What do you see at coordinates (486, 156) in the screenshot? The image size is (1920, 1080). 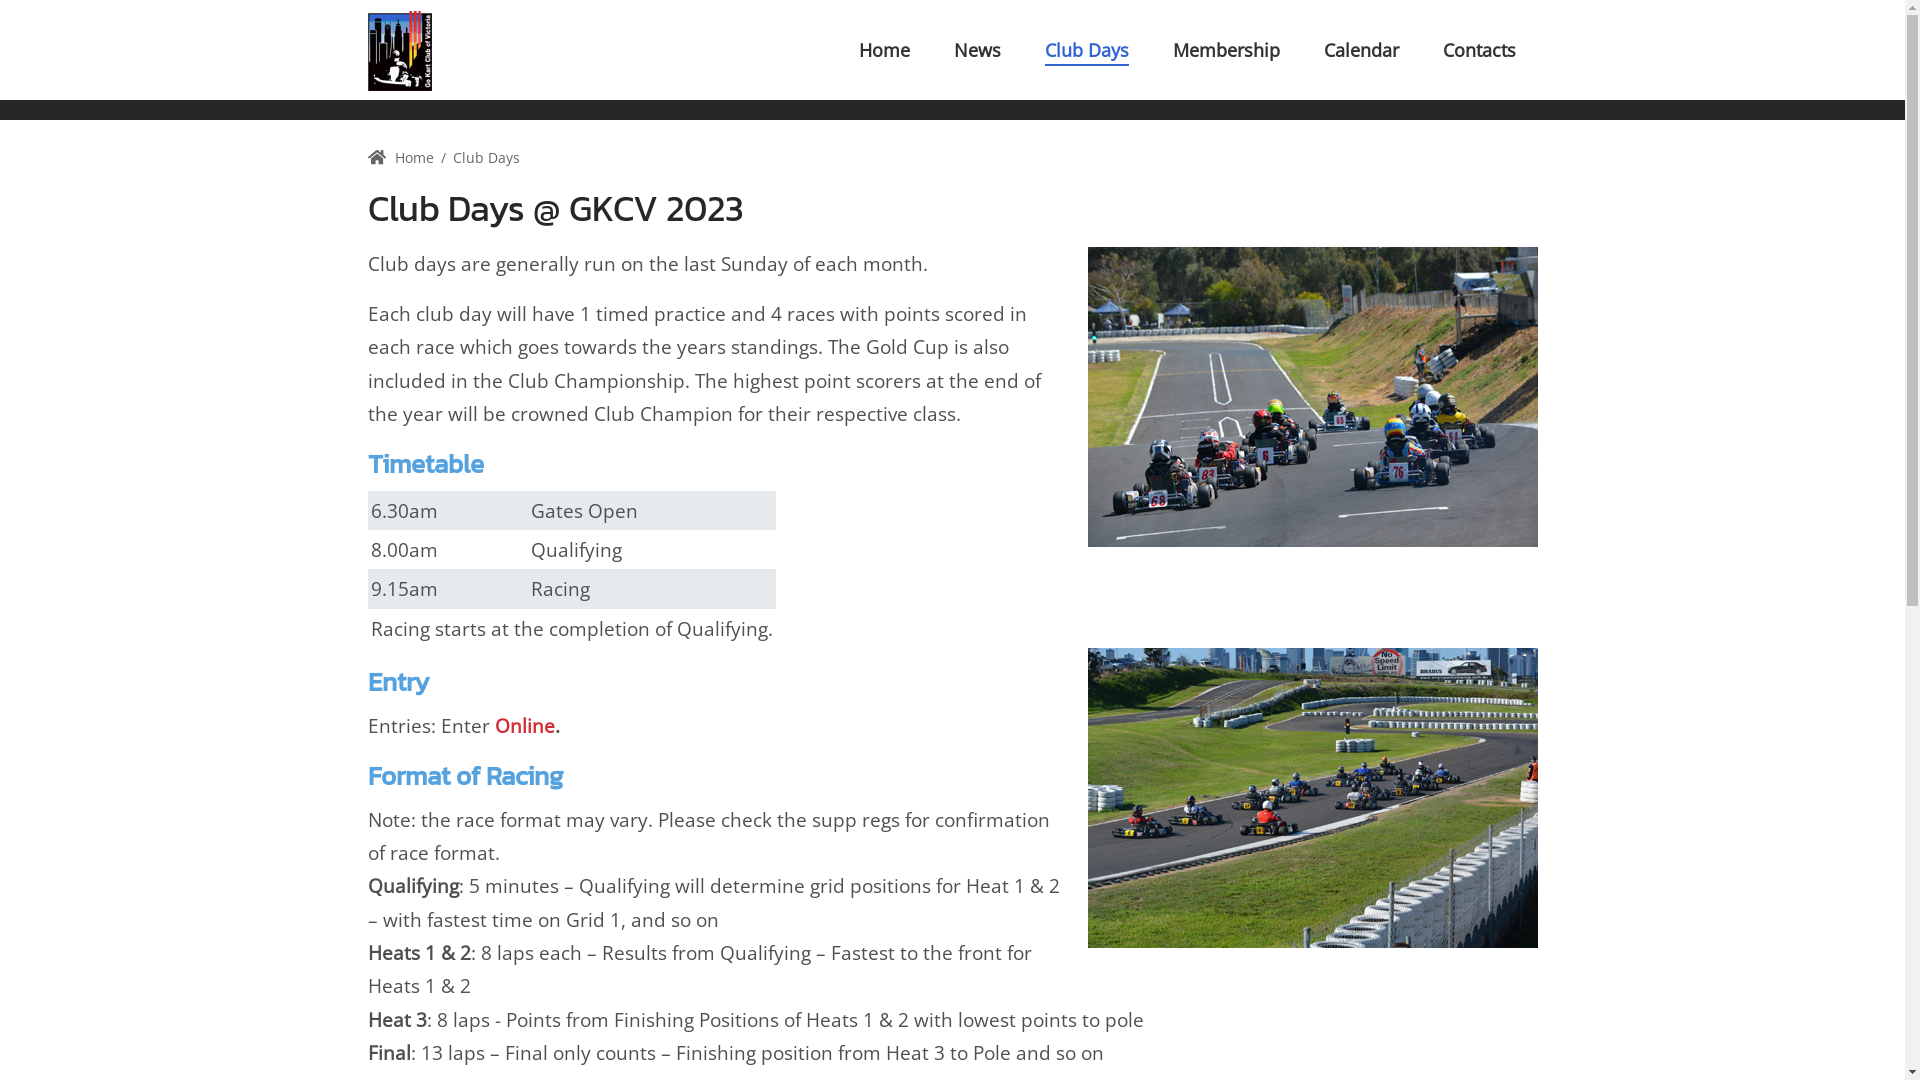 I see `'Club Days'` at bounding box center [486, 156].